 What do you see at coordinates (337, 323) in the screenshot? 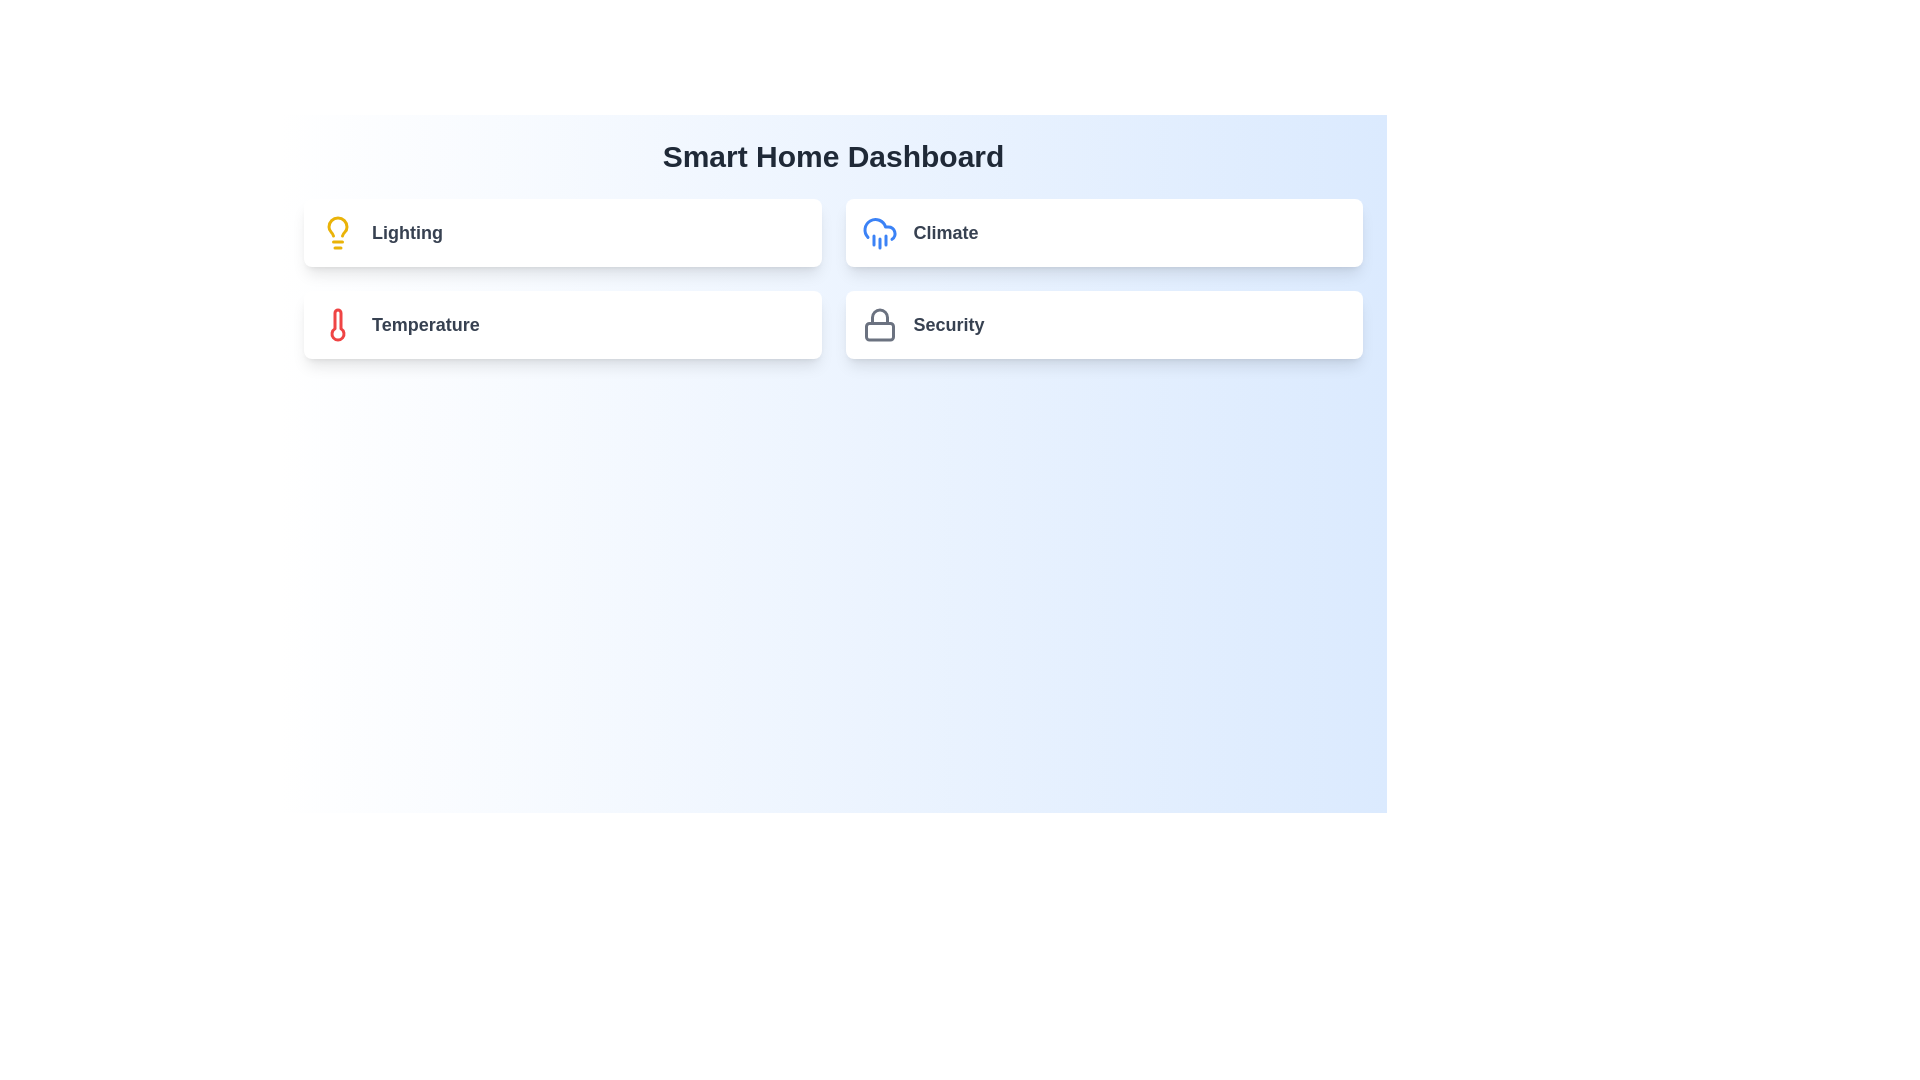
I see `the temperature icon in the Smart Home Dashboard located below the Lighting section and to the left of the Temperature label` at bounding box center [337, 323].